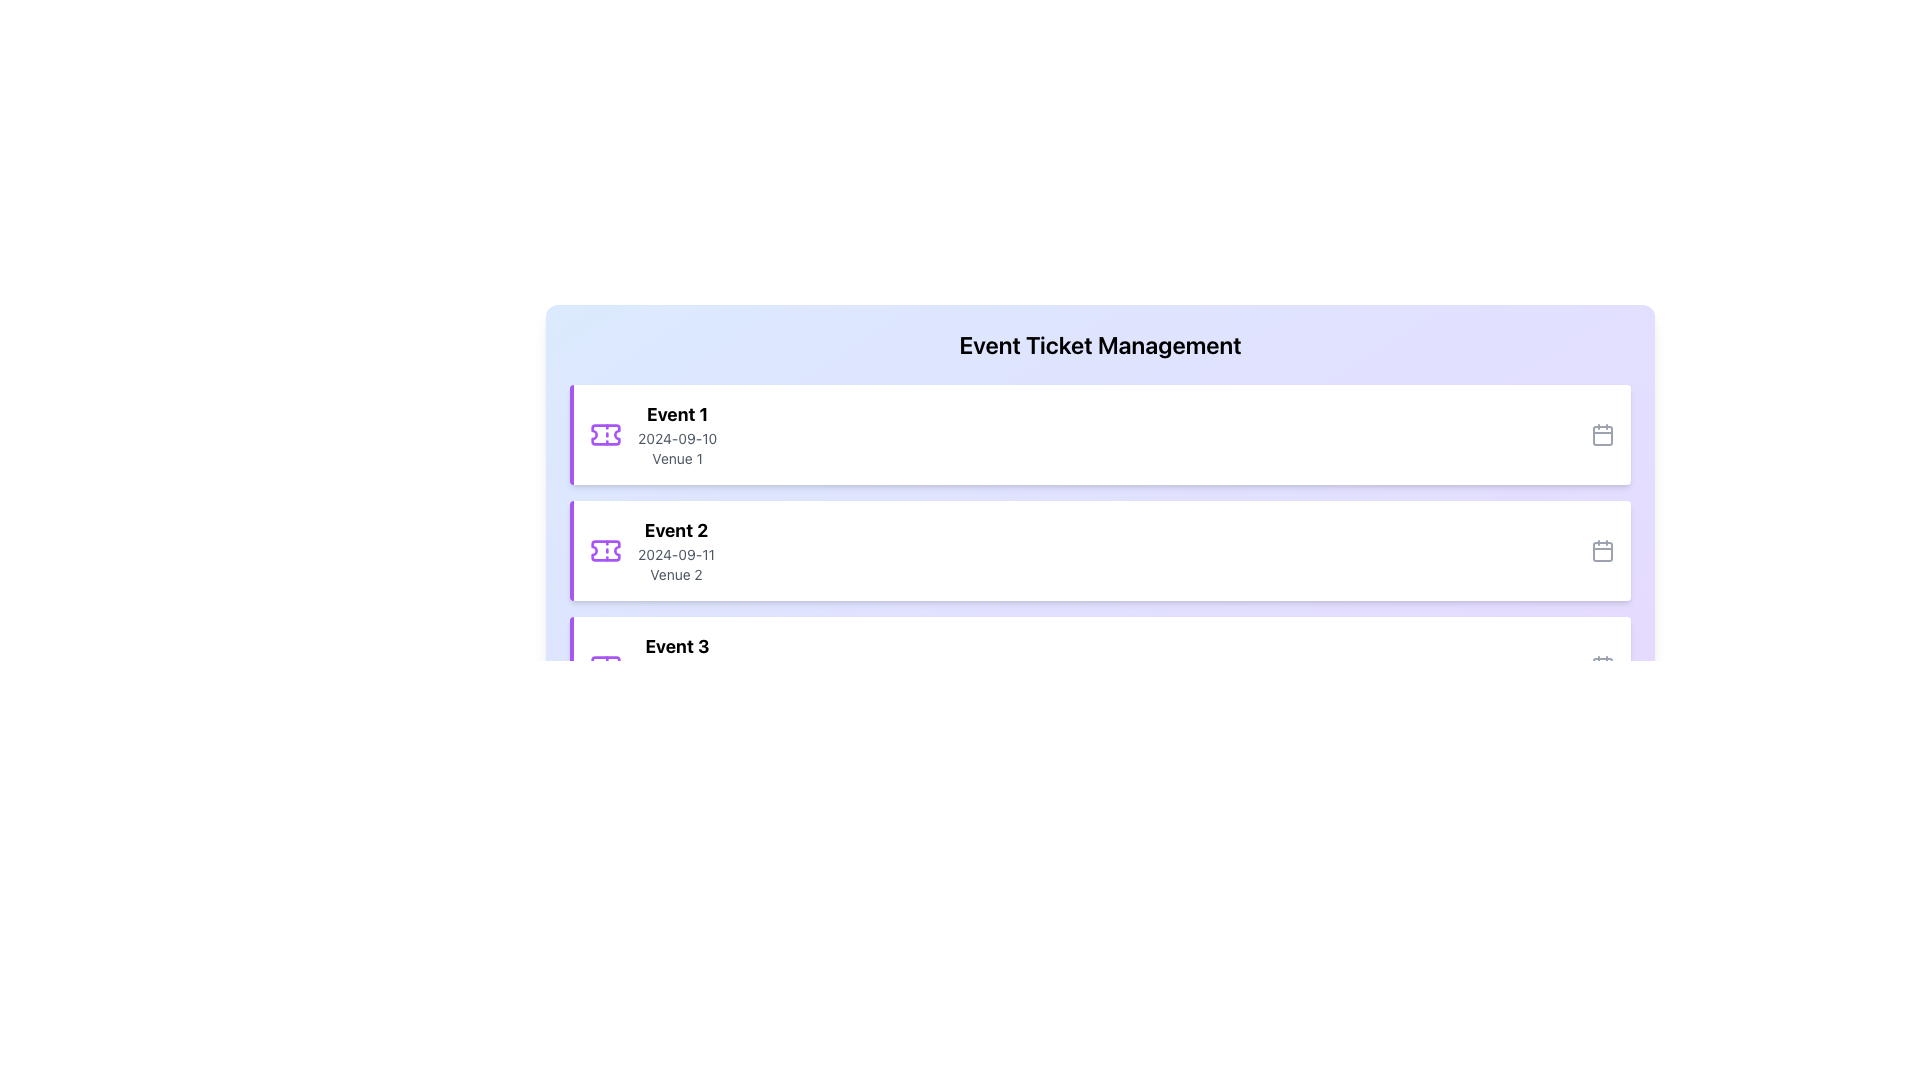 This screenshot has height=1080, width=1920. What do you see at coordinates (652, 551) in the screenshot?
I see `the event labeled 'Event 2' from the text-block displaying the date '2024-09-11'` at bounding box center [652, 551].